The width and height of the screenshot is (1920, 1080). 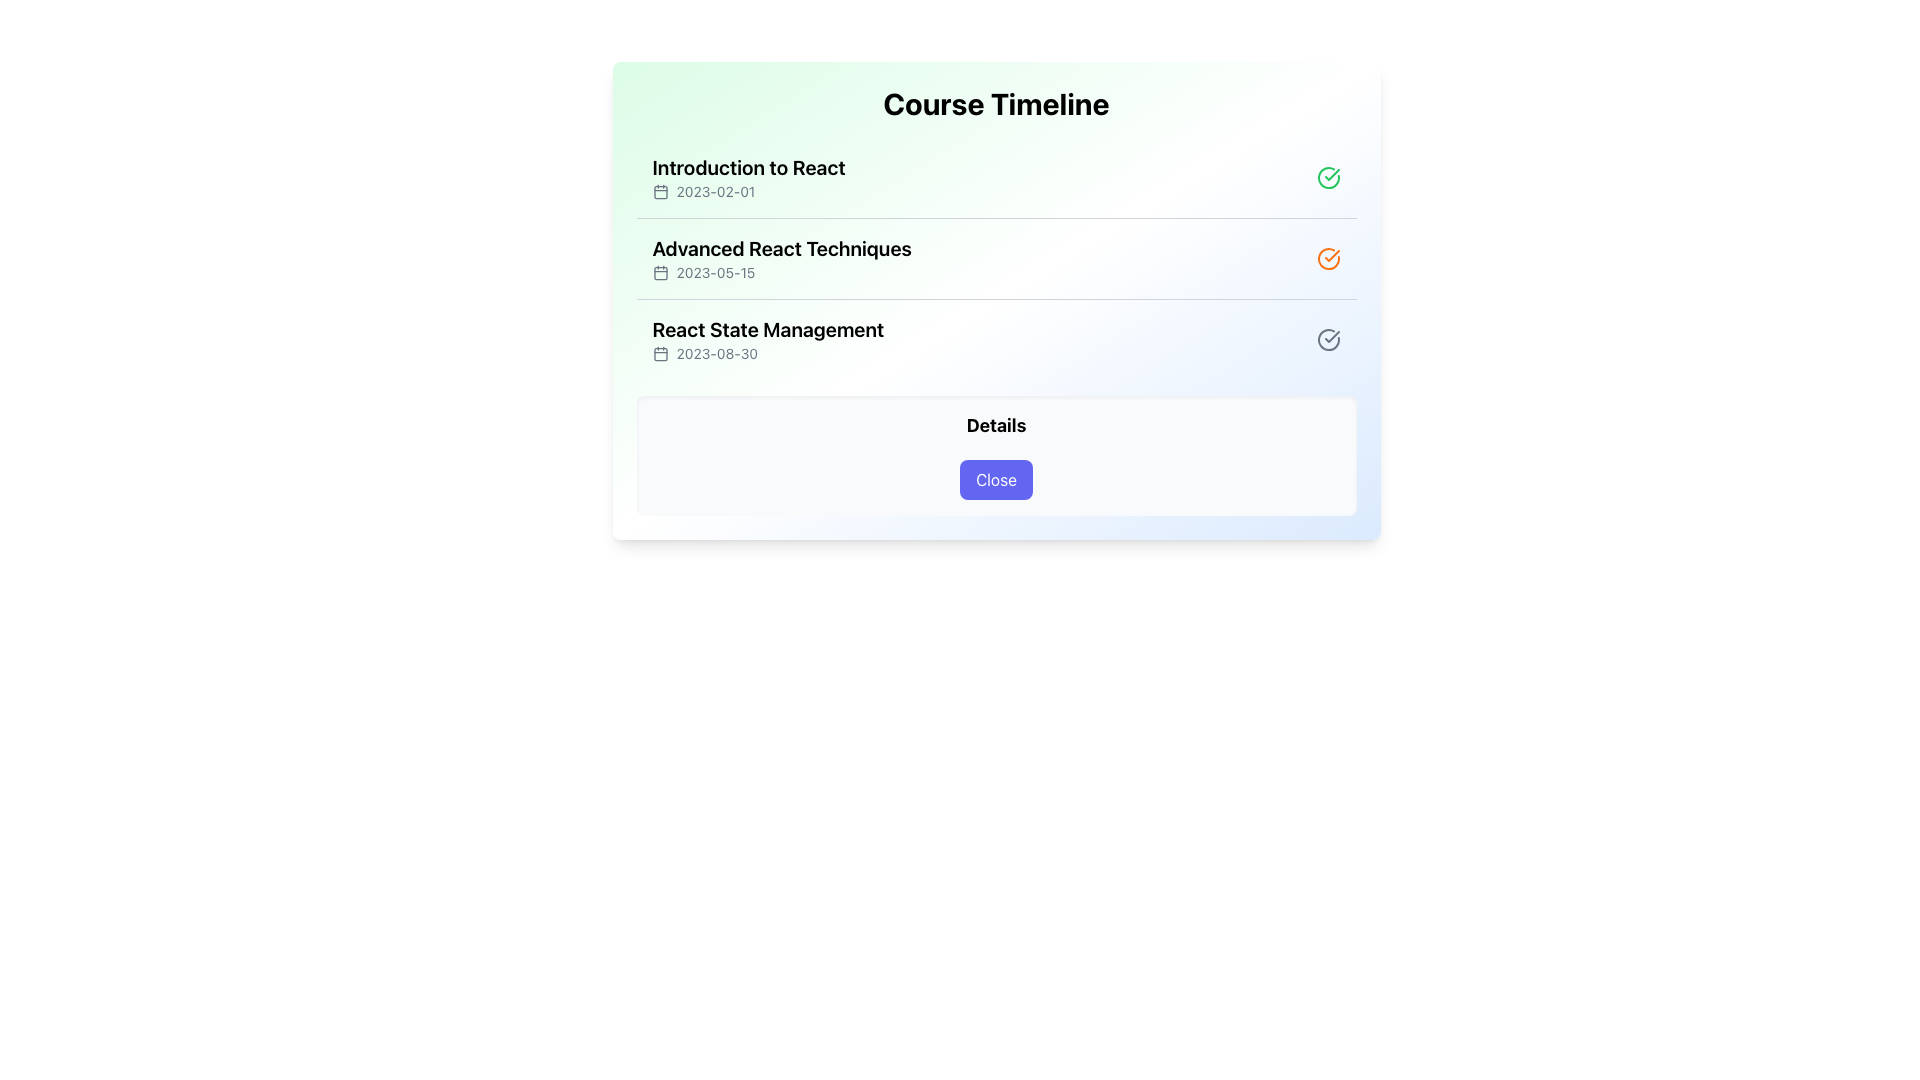 I want to click on the Text Display element that shows the title of the course or event, specifically located in the second position of the course timeline list, between 'Introduction to React' and 'React State Management', so click(x=781, y=248).